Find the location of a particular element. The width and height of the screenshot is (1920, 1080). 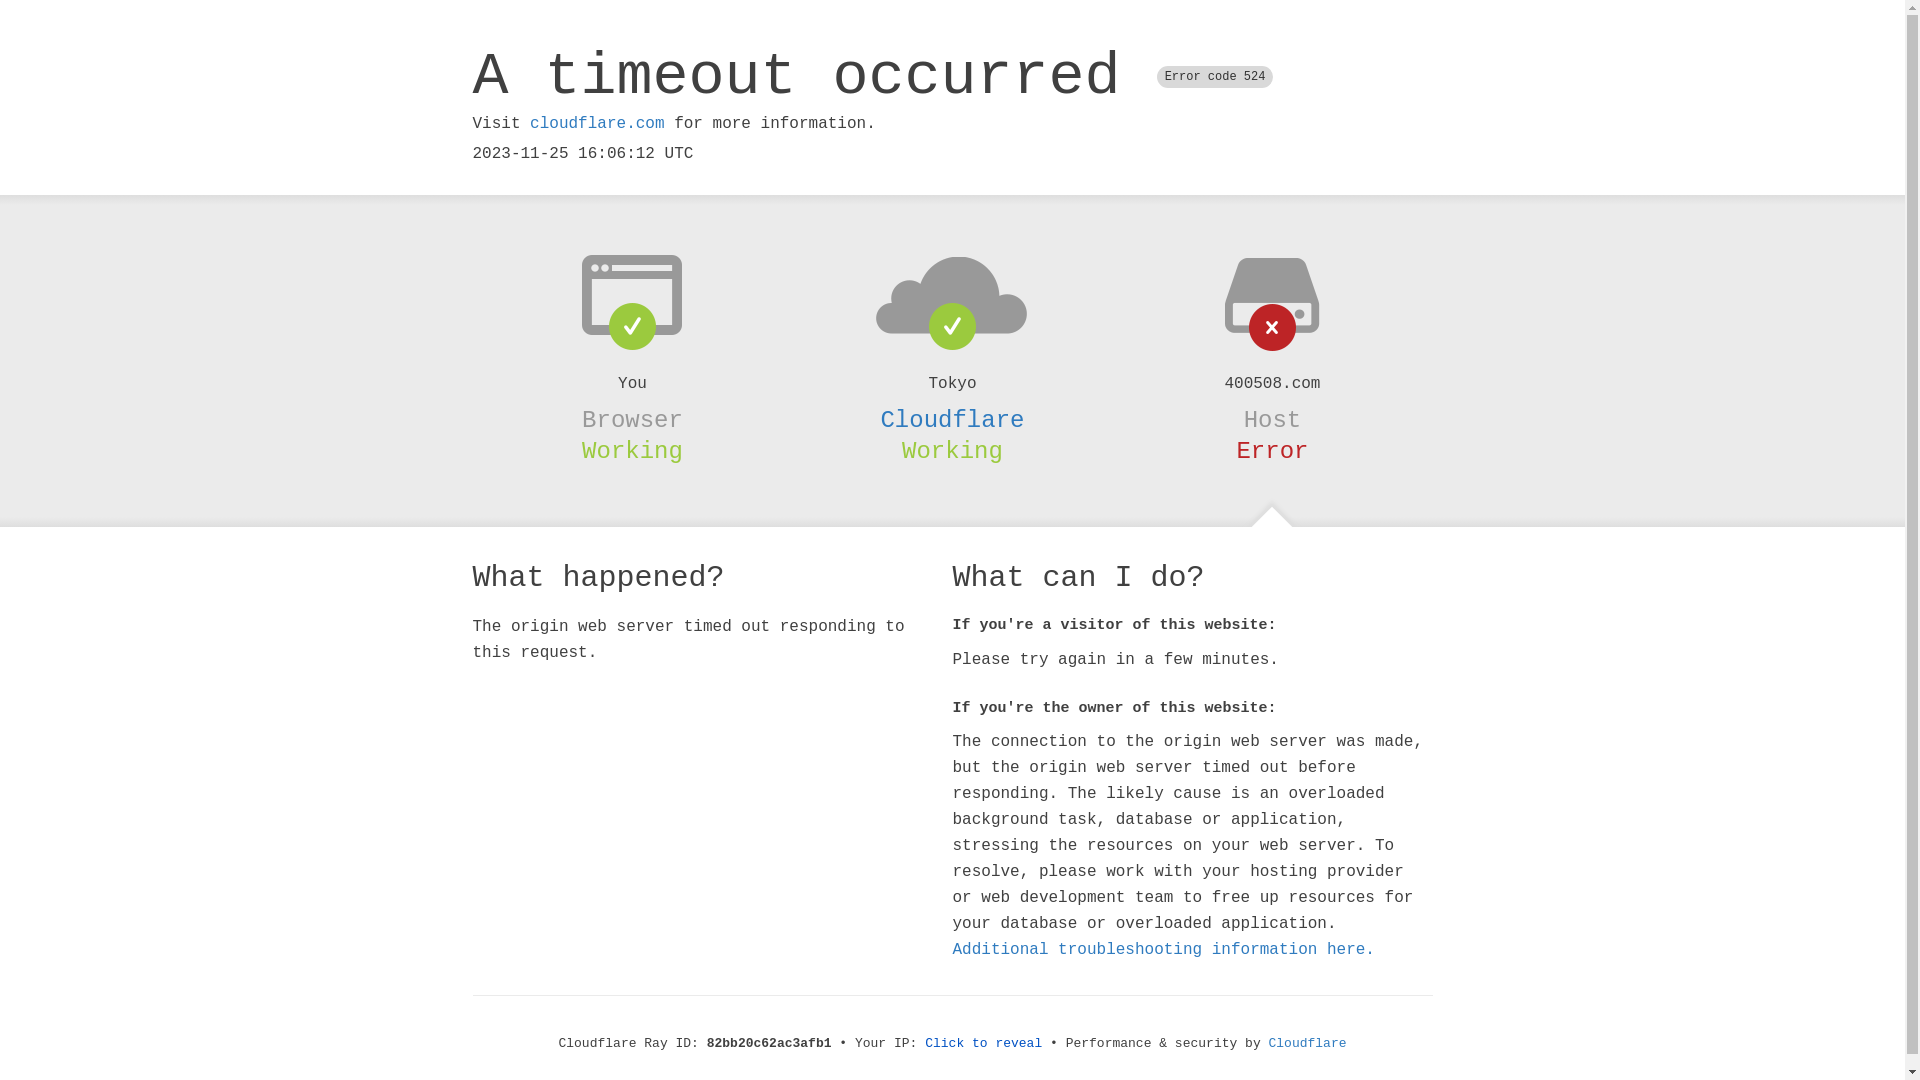

'cloudflare.com' is located at coordinates (595, 123).